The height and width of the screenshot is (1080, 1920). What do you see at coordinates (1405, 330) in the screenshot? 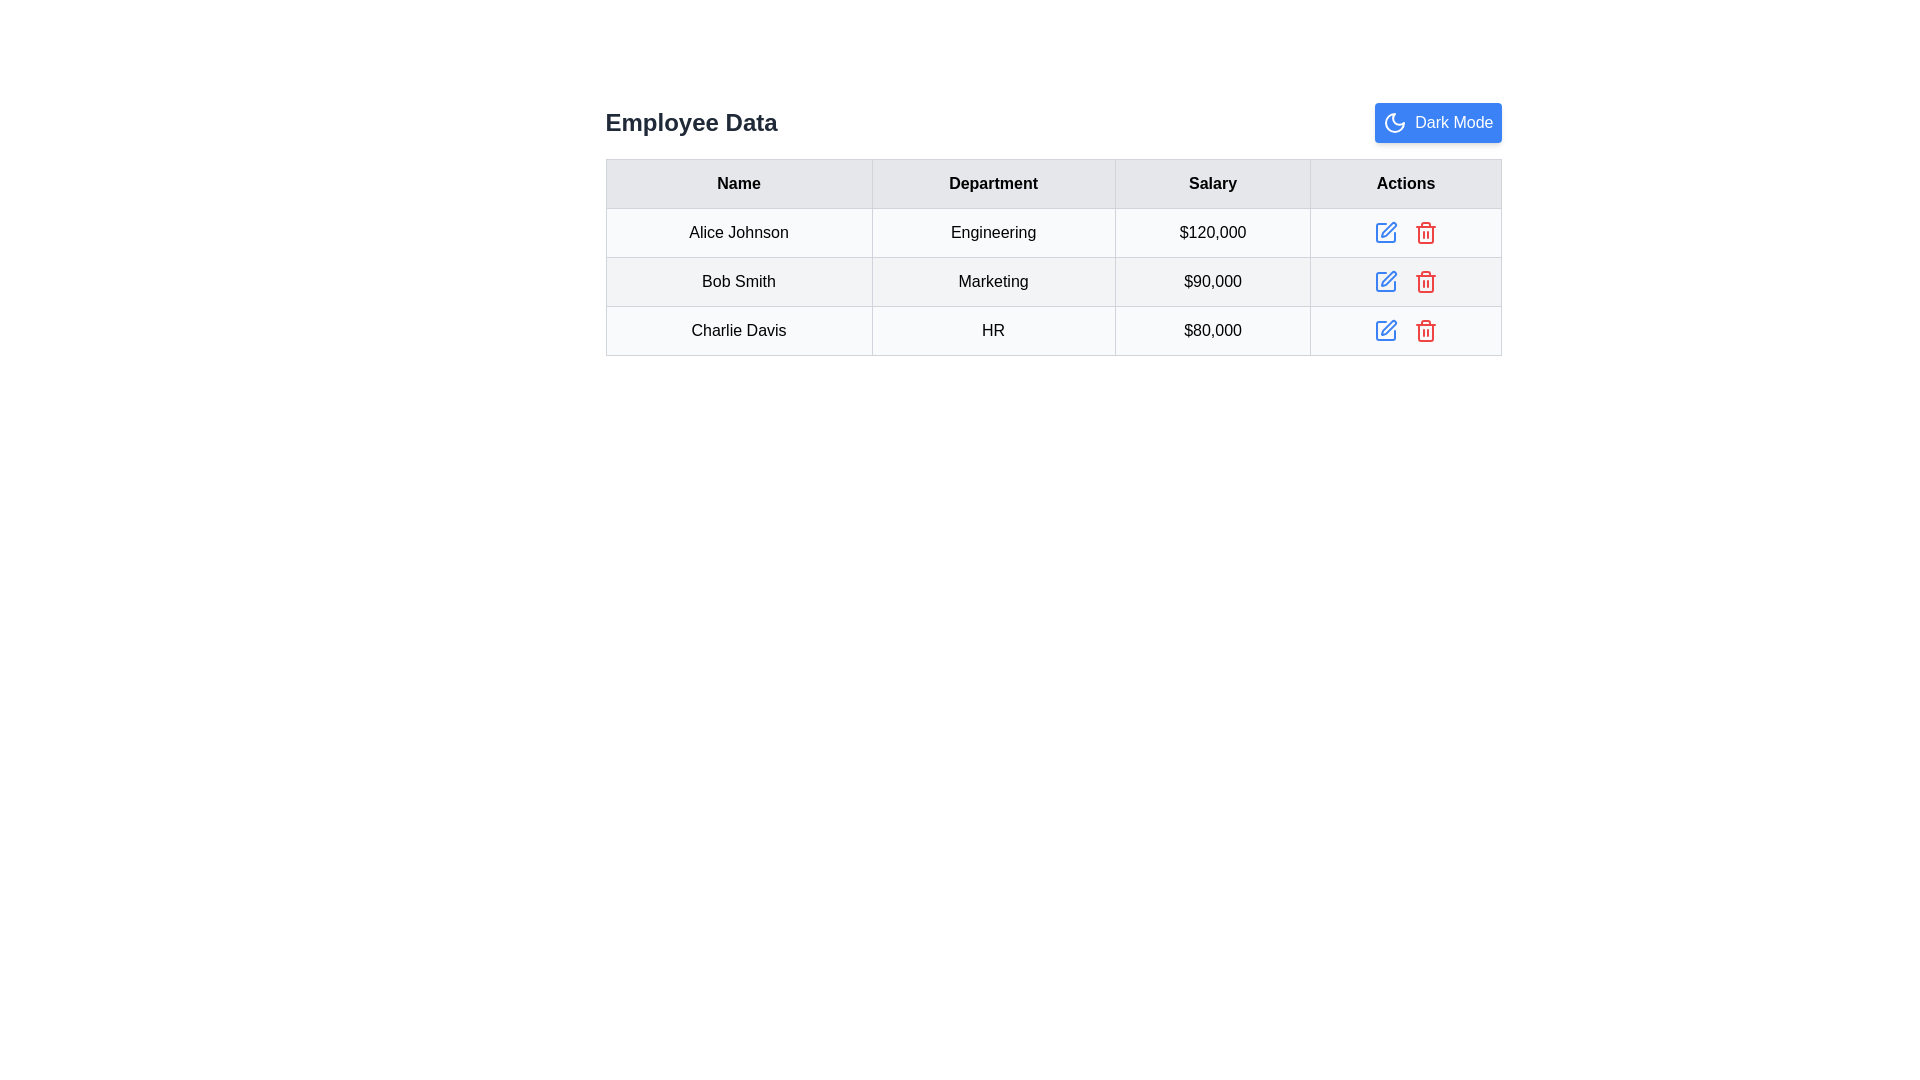
I see `the blue edit icon located in the last column of the last row of the table to initiate editing` at bounding box center [1405, 330].